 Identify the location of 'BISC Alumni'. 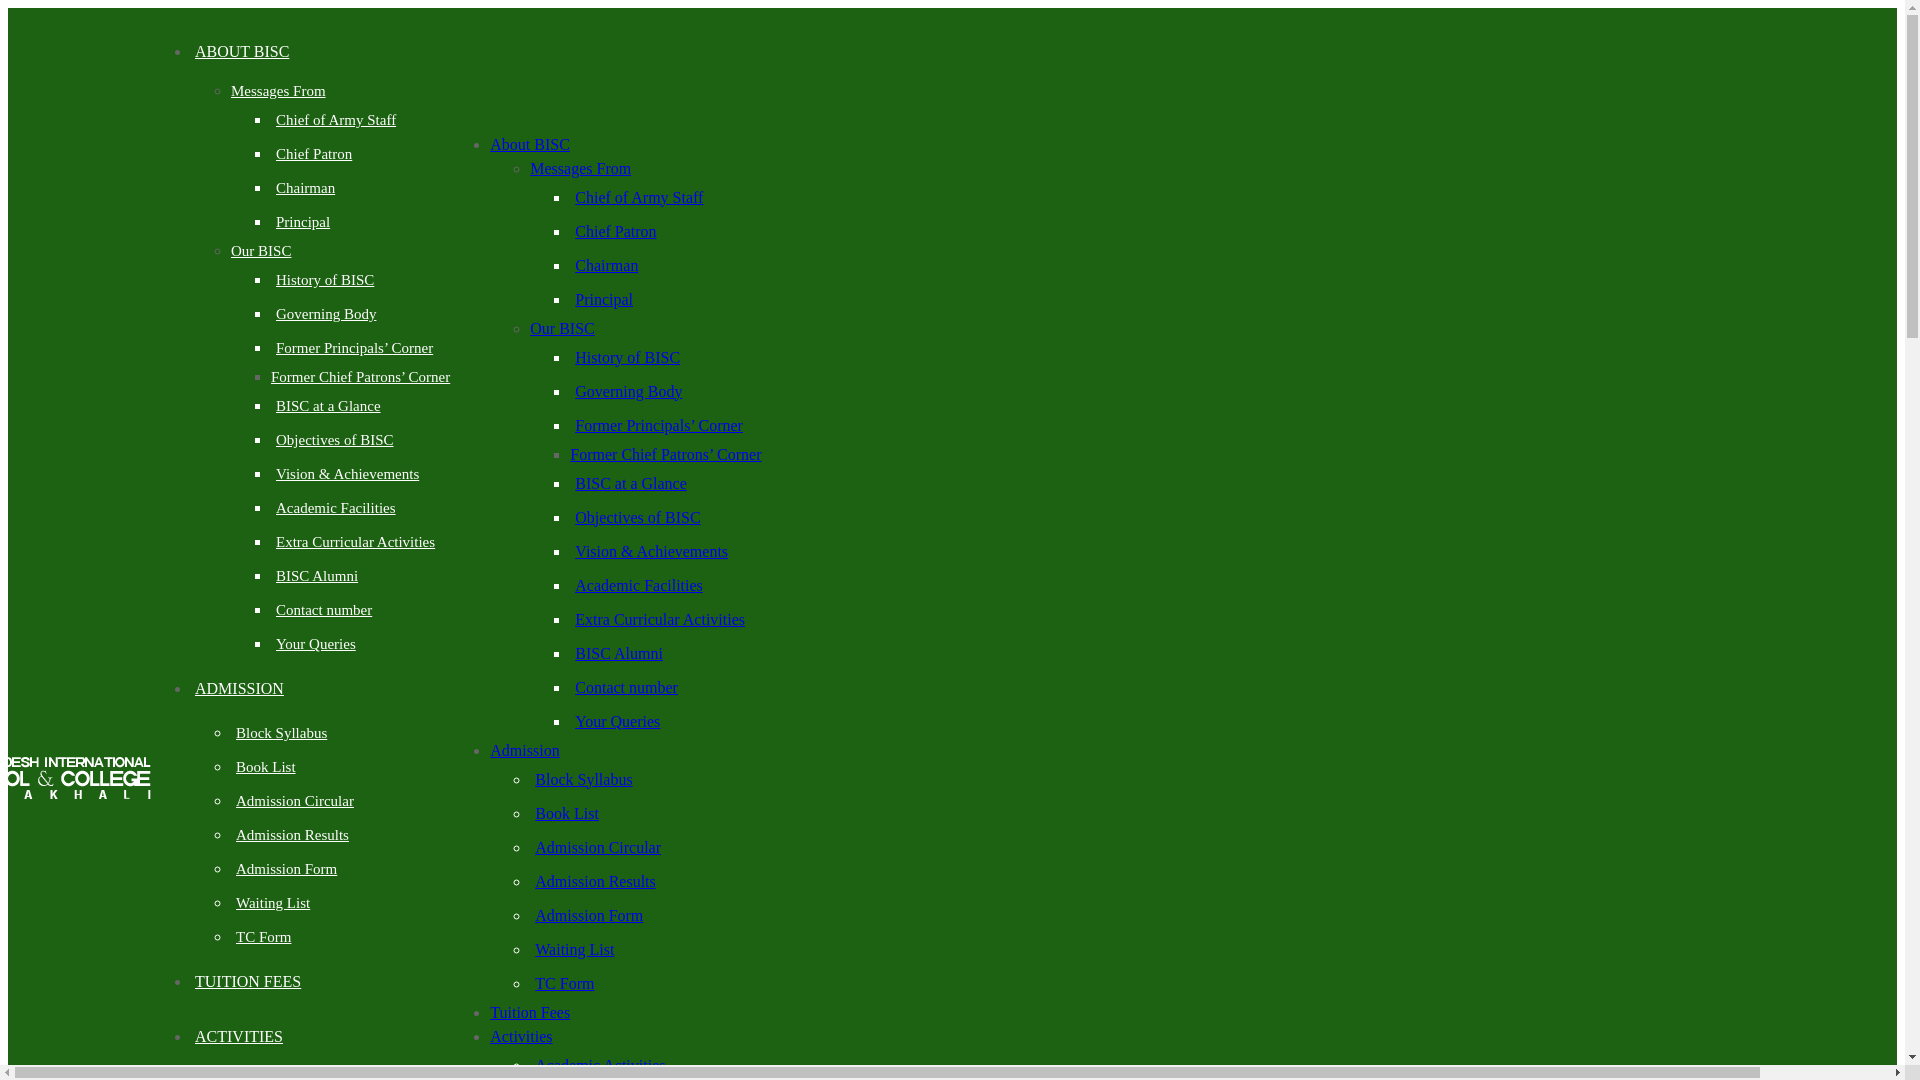
(274, 575).